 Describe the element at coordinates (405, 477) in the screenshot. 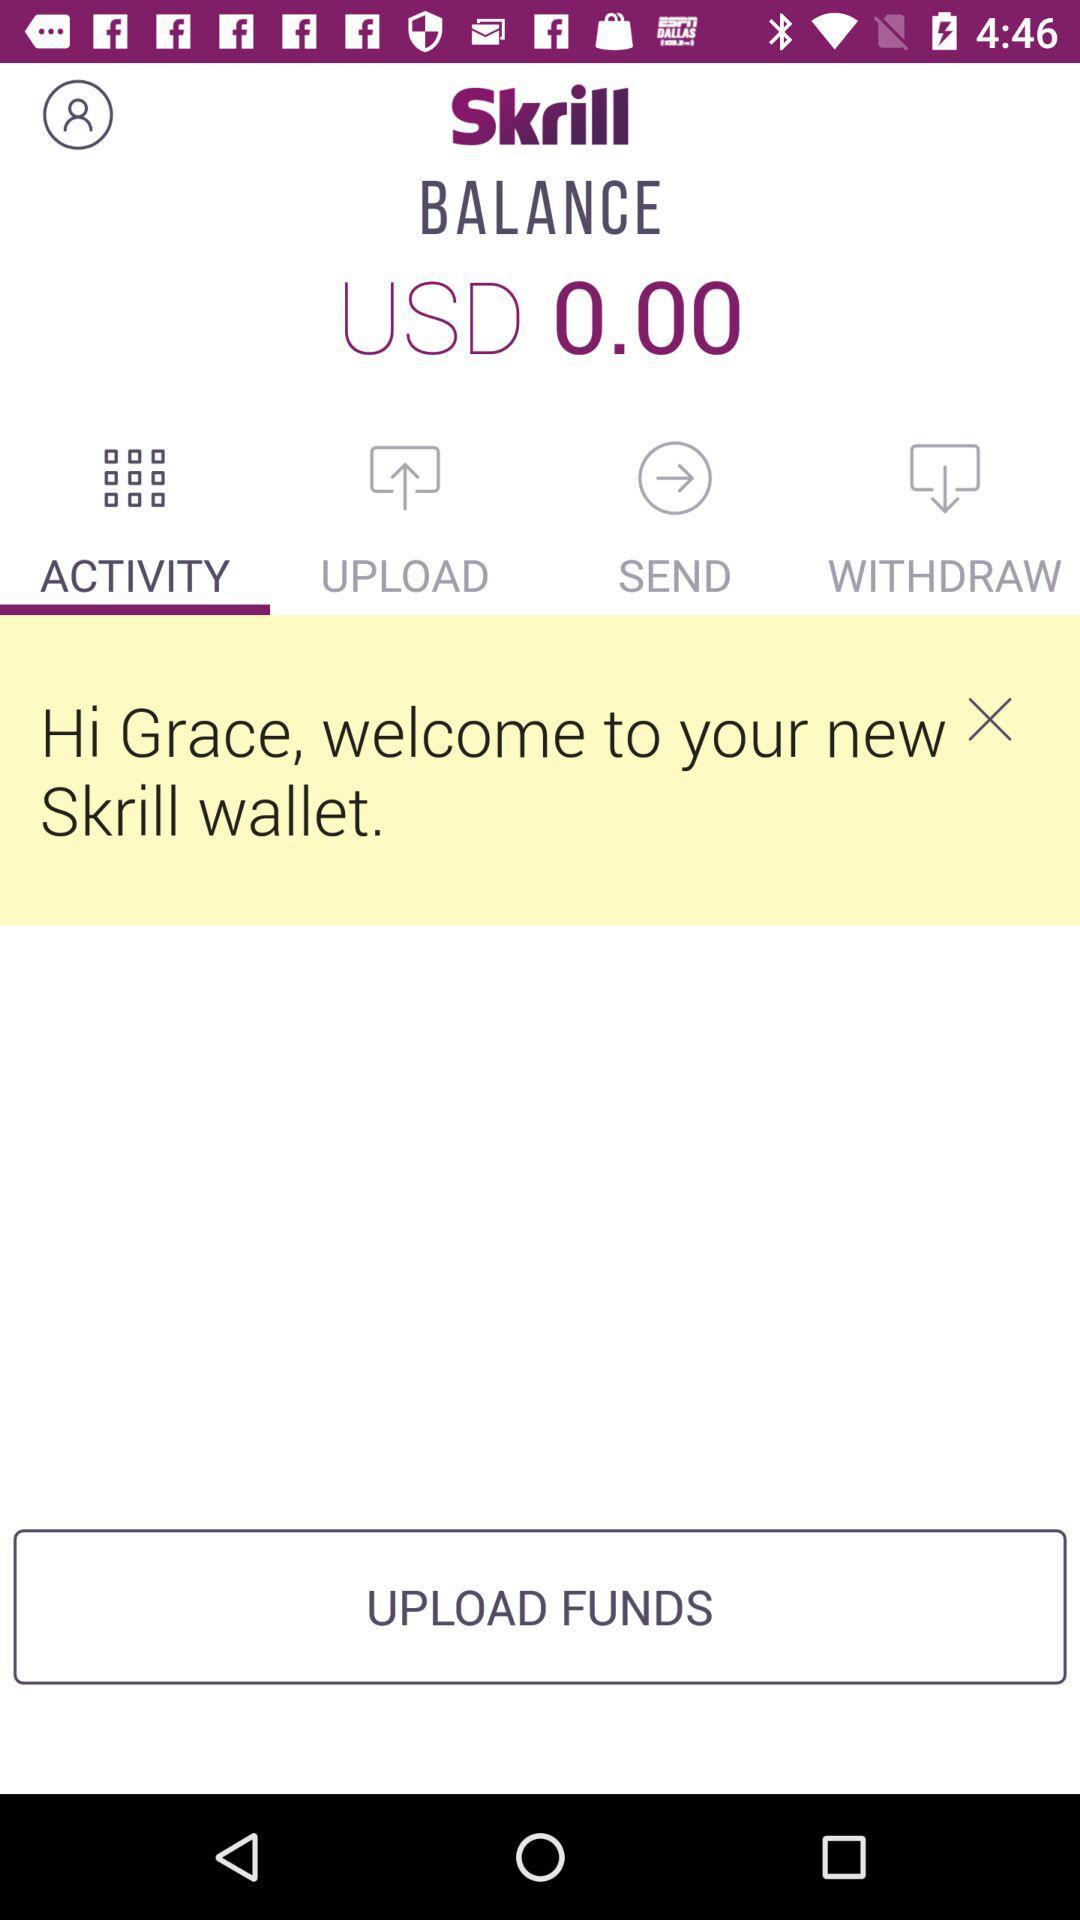

I see `upload funds option` at that location.